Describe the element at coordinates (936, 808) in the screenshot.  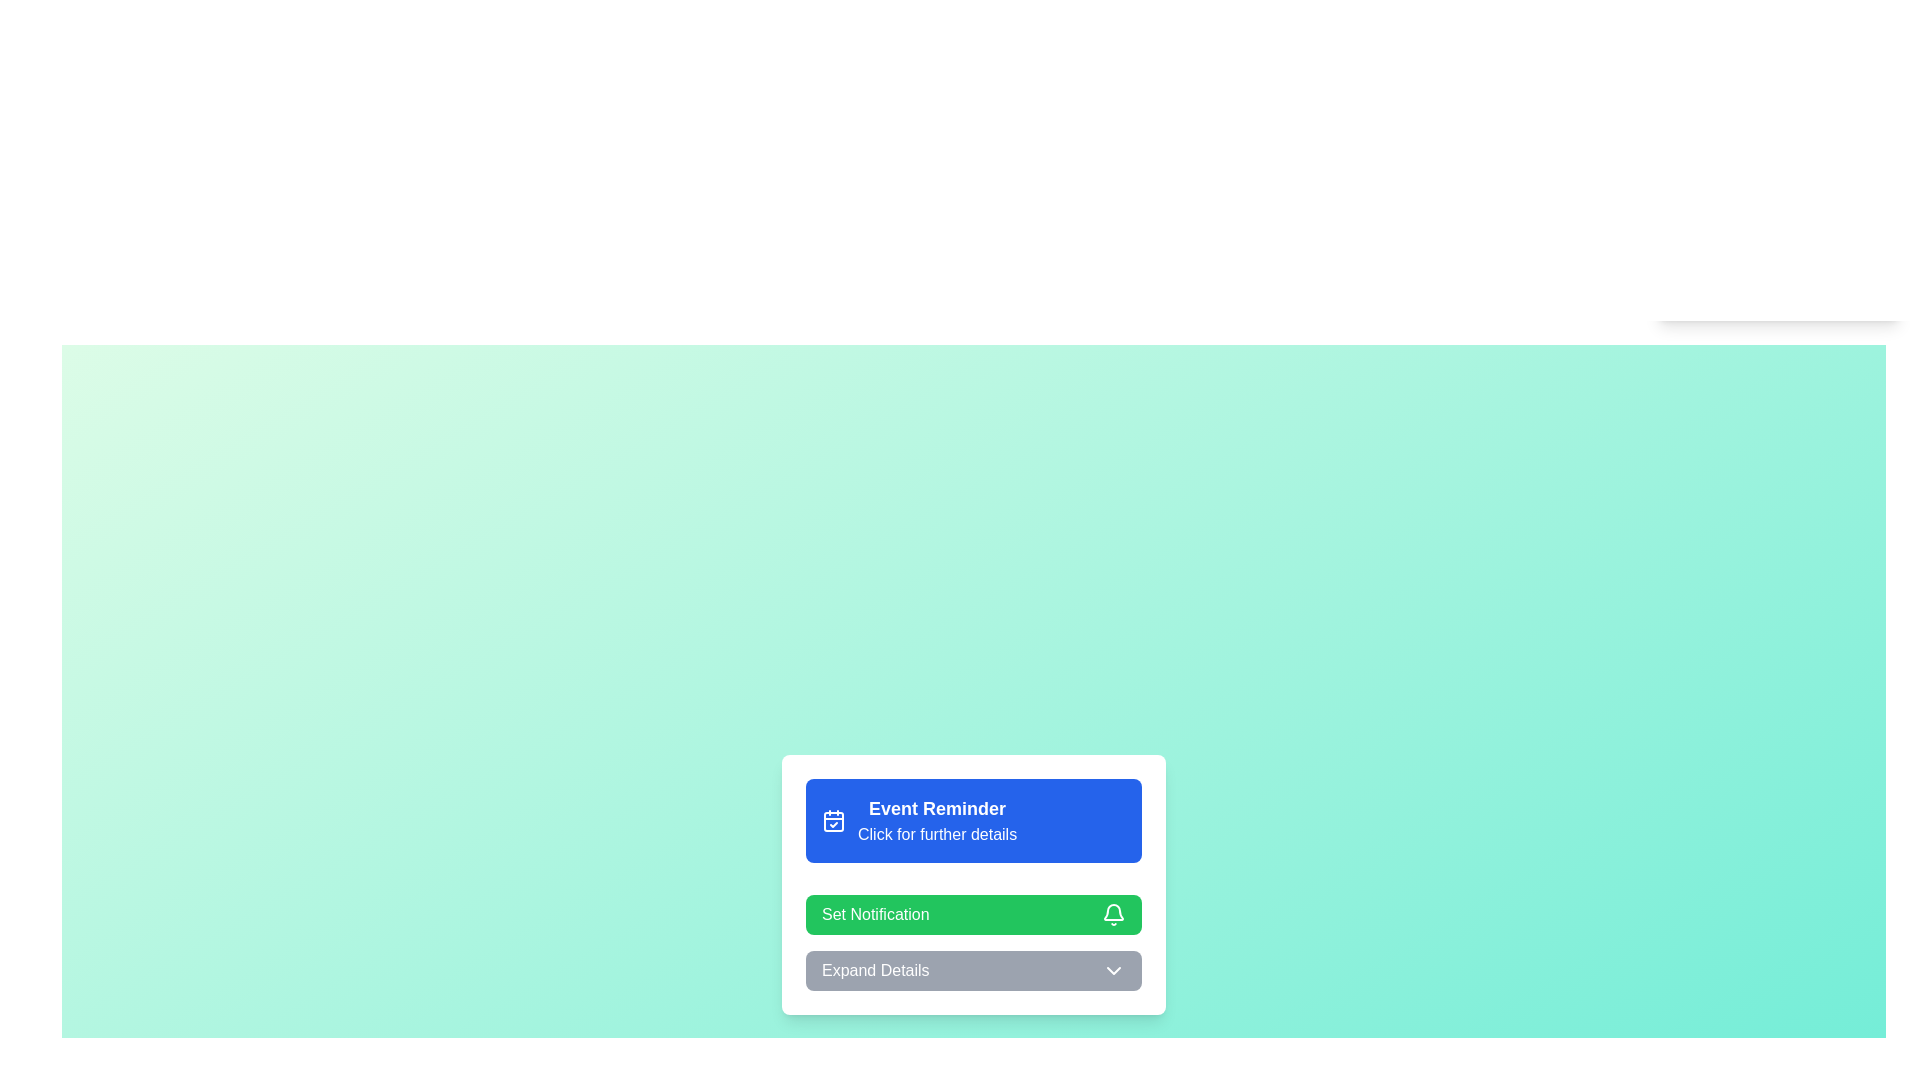
I see `the static text heading that reads 'Event Reminder', which is styled with bold white text against a blue background, positioned at the top of a blue section within the card interface` at that location.